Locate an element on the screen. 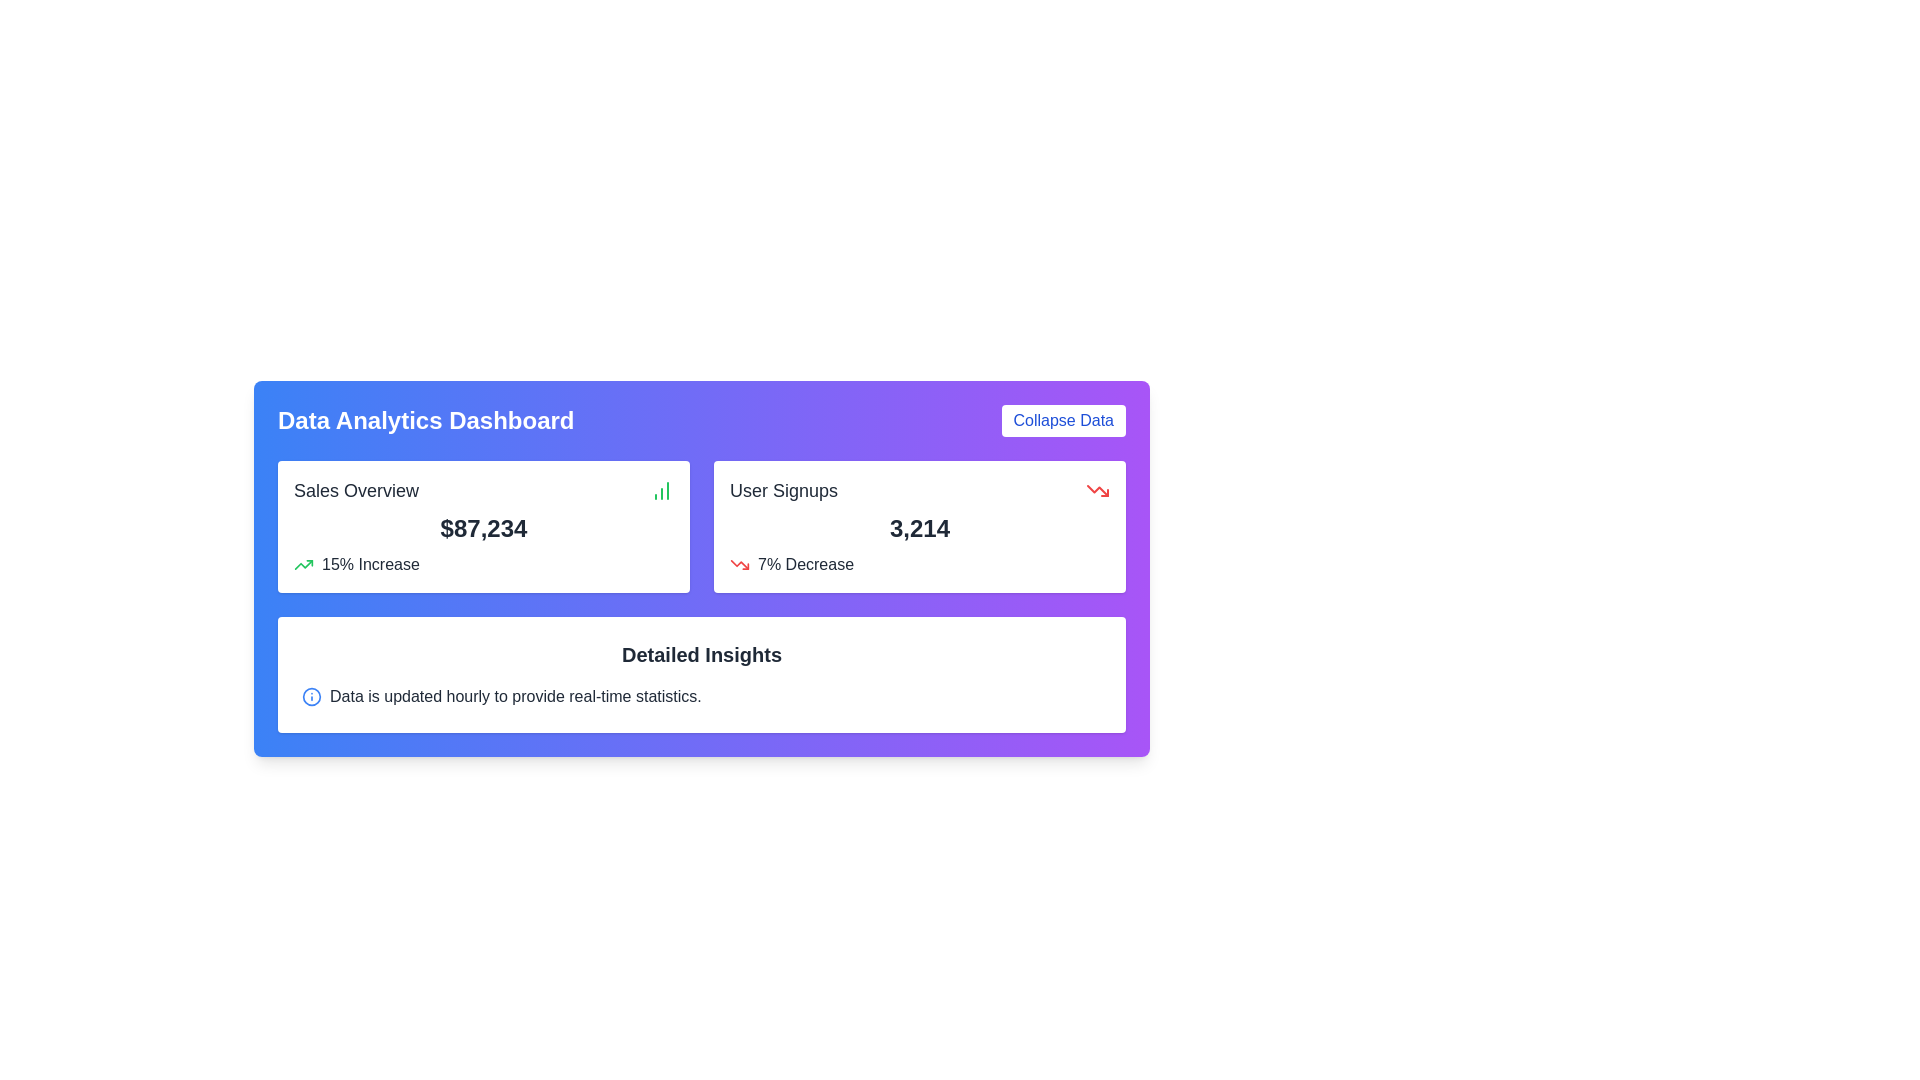  the green arrow icon that represents an upward trend, located beside the text '15% Increase' in the 'Sales Overview' section of the main dashboard is located at coordinates (302, 564).